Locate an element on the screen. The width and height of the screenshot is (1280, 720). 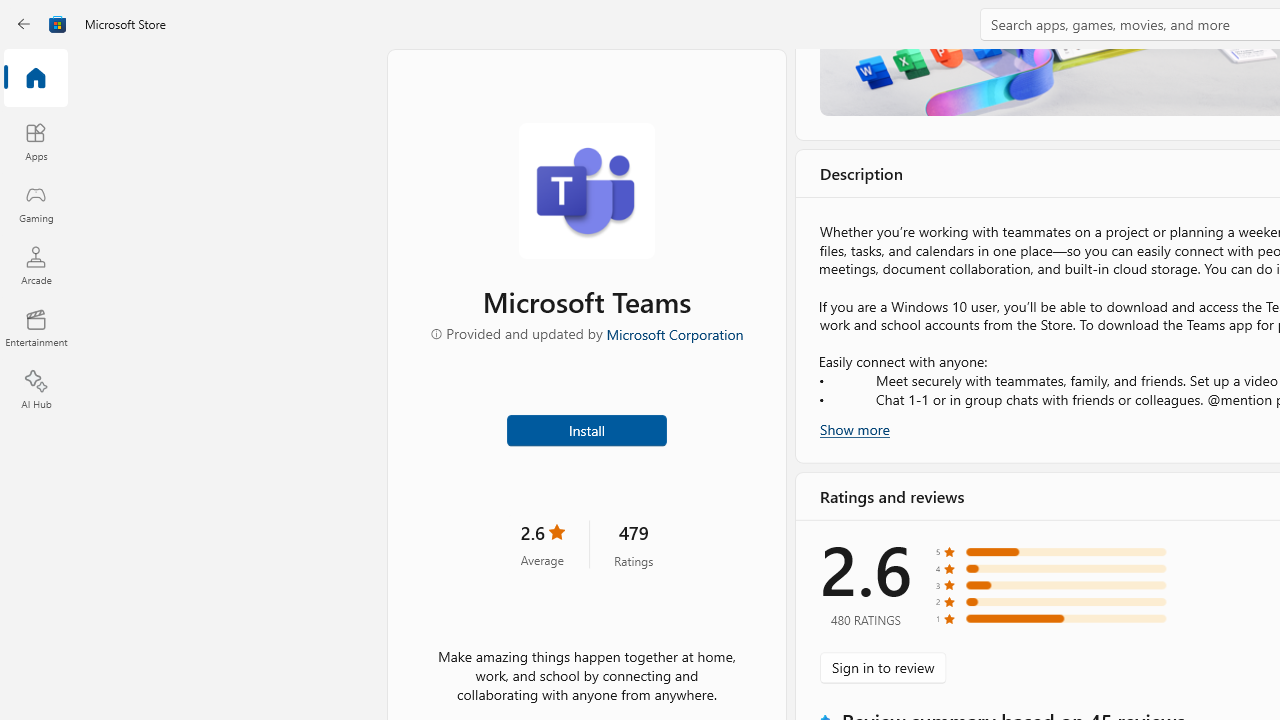
'Show more' is located at coordinates (855, 427).